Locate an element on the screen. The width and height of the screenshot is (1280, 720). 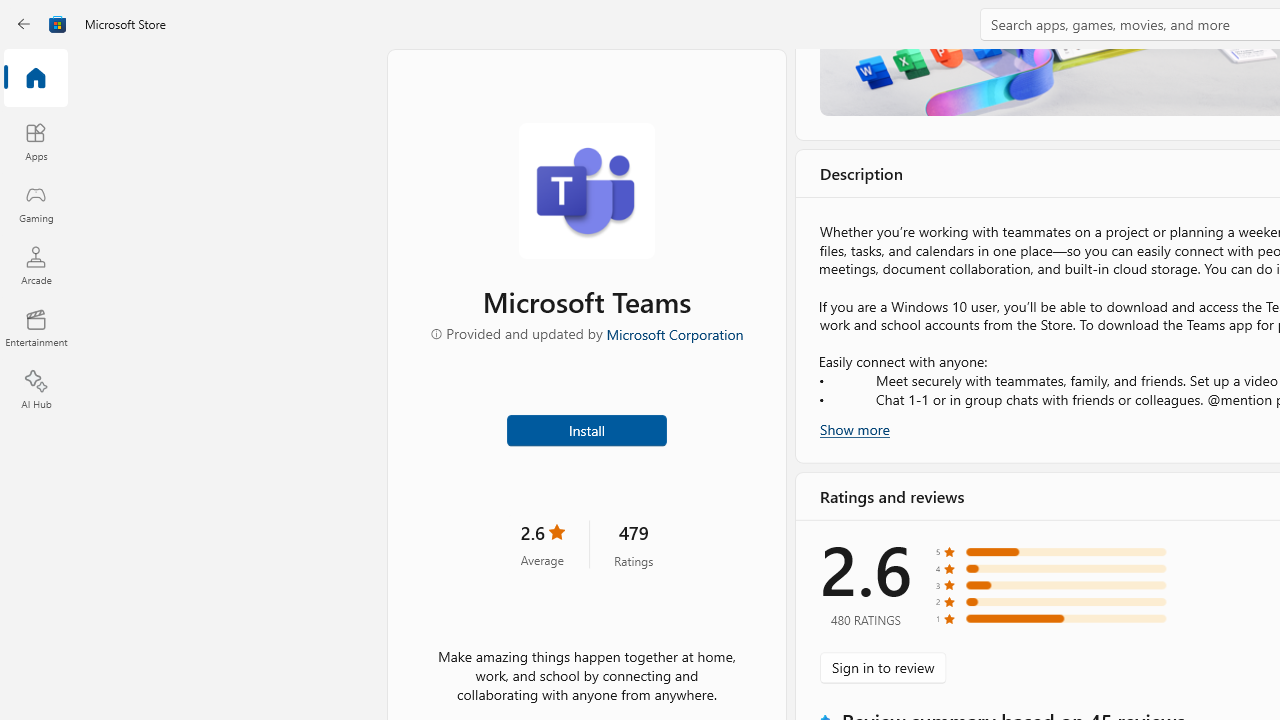
'Show more' is located at coordinates (855, 427).